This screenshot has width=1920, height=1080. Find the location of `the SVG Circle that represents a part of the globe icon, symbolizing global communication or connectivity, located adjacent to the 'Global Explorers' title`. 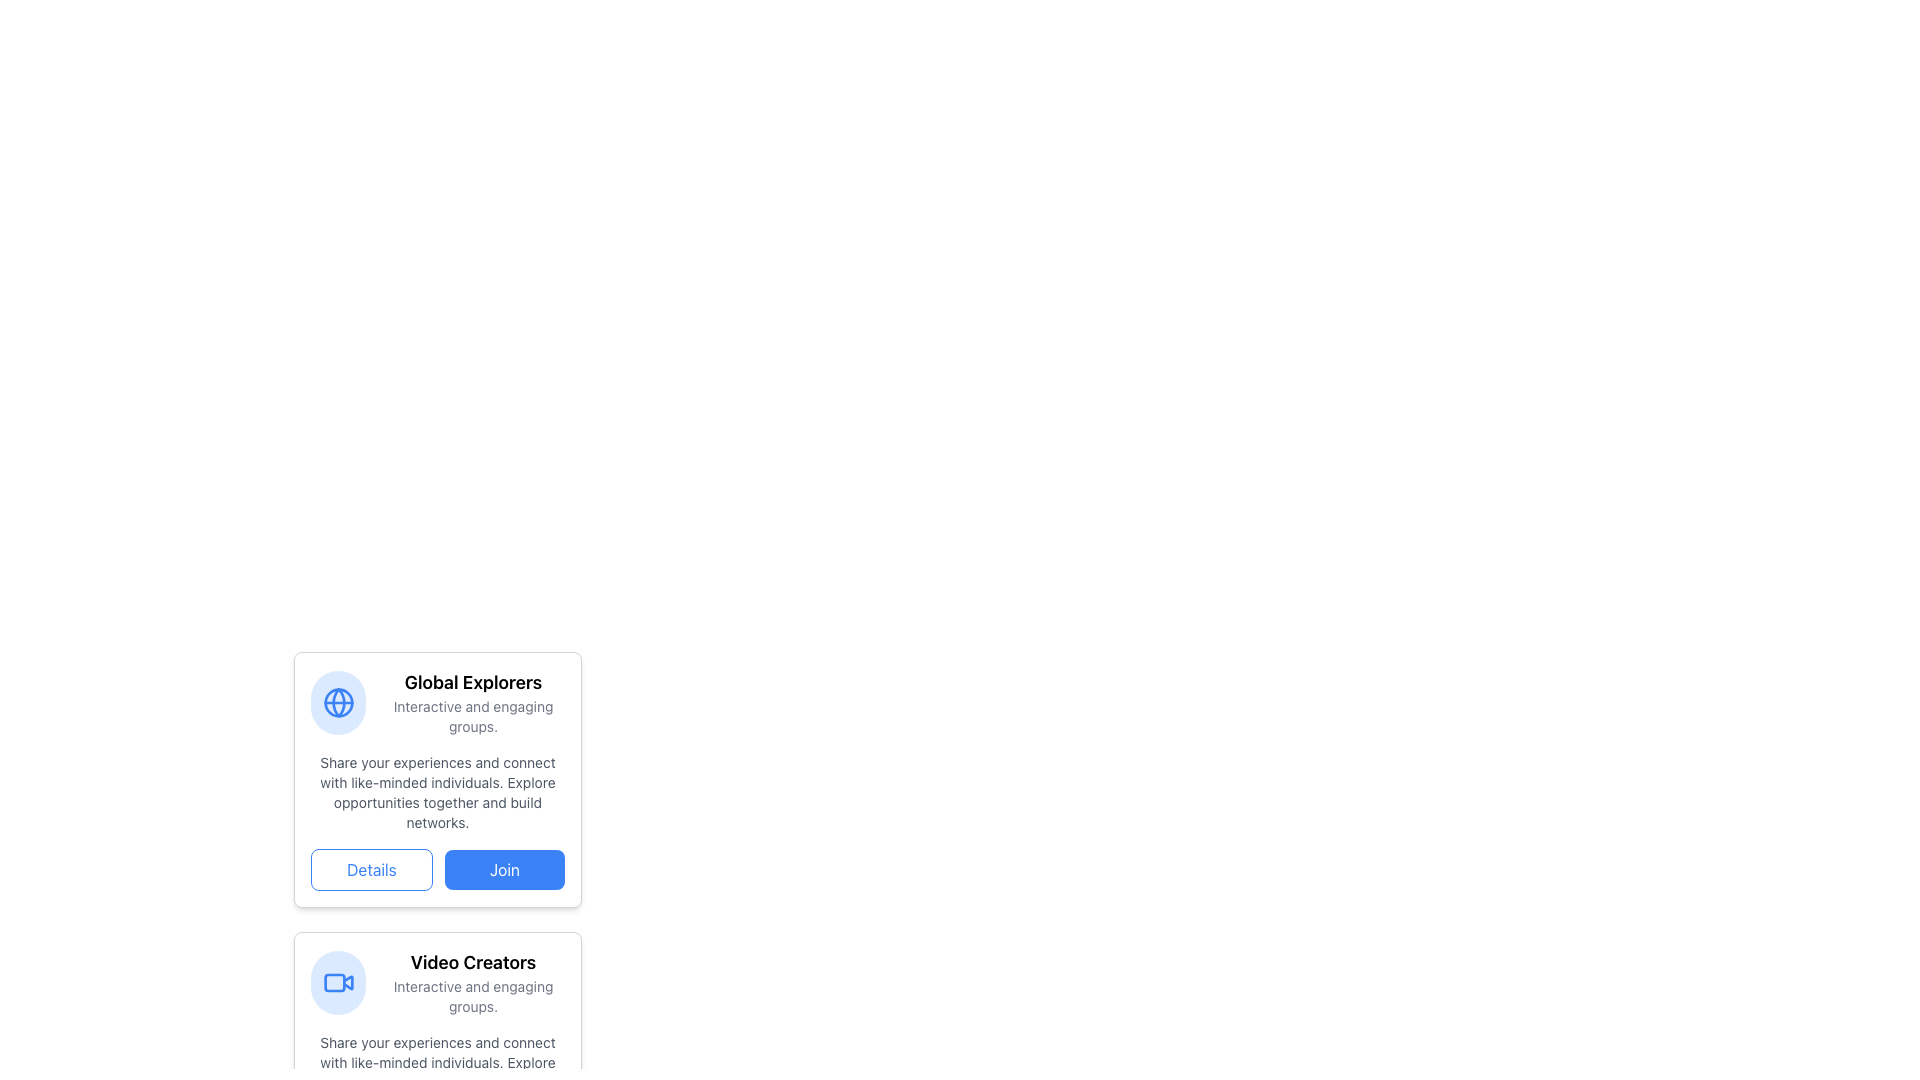

the SVG Circle that represents a part of the globe icon, symbolizing global communication or connectivity, located adjacent to the 'Global Explorers' title is located at coordinates (338, 701).